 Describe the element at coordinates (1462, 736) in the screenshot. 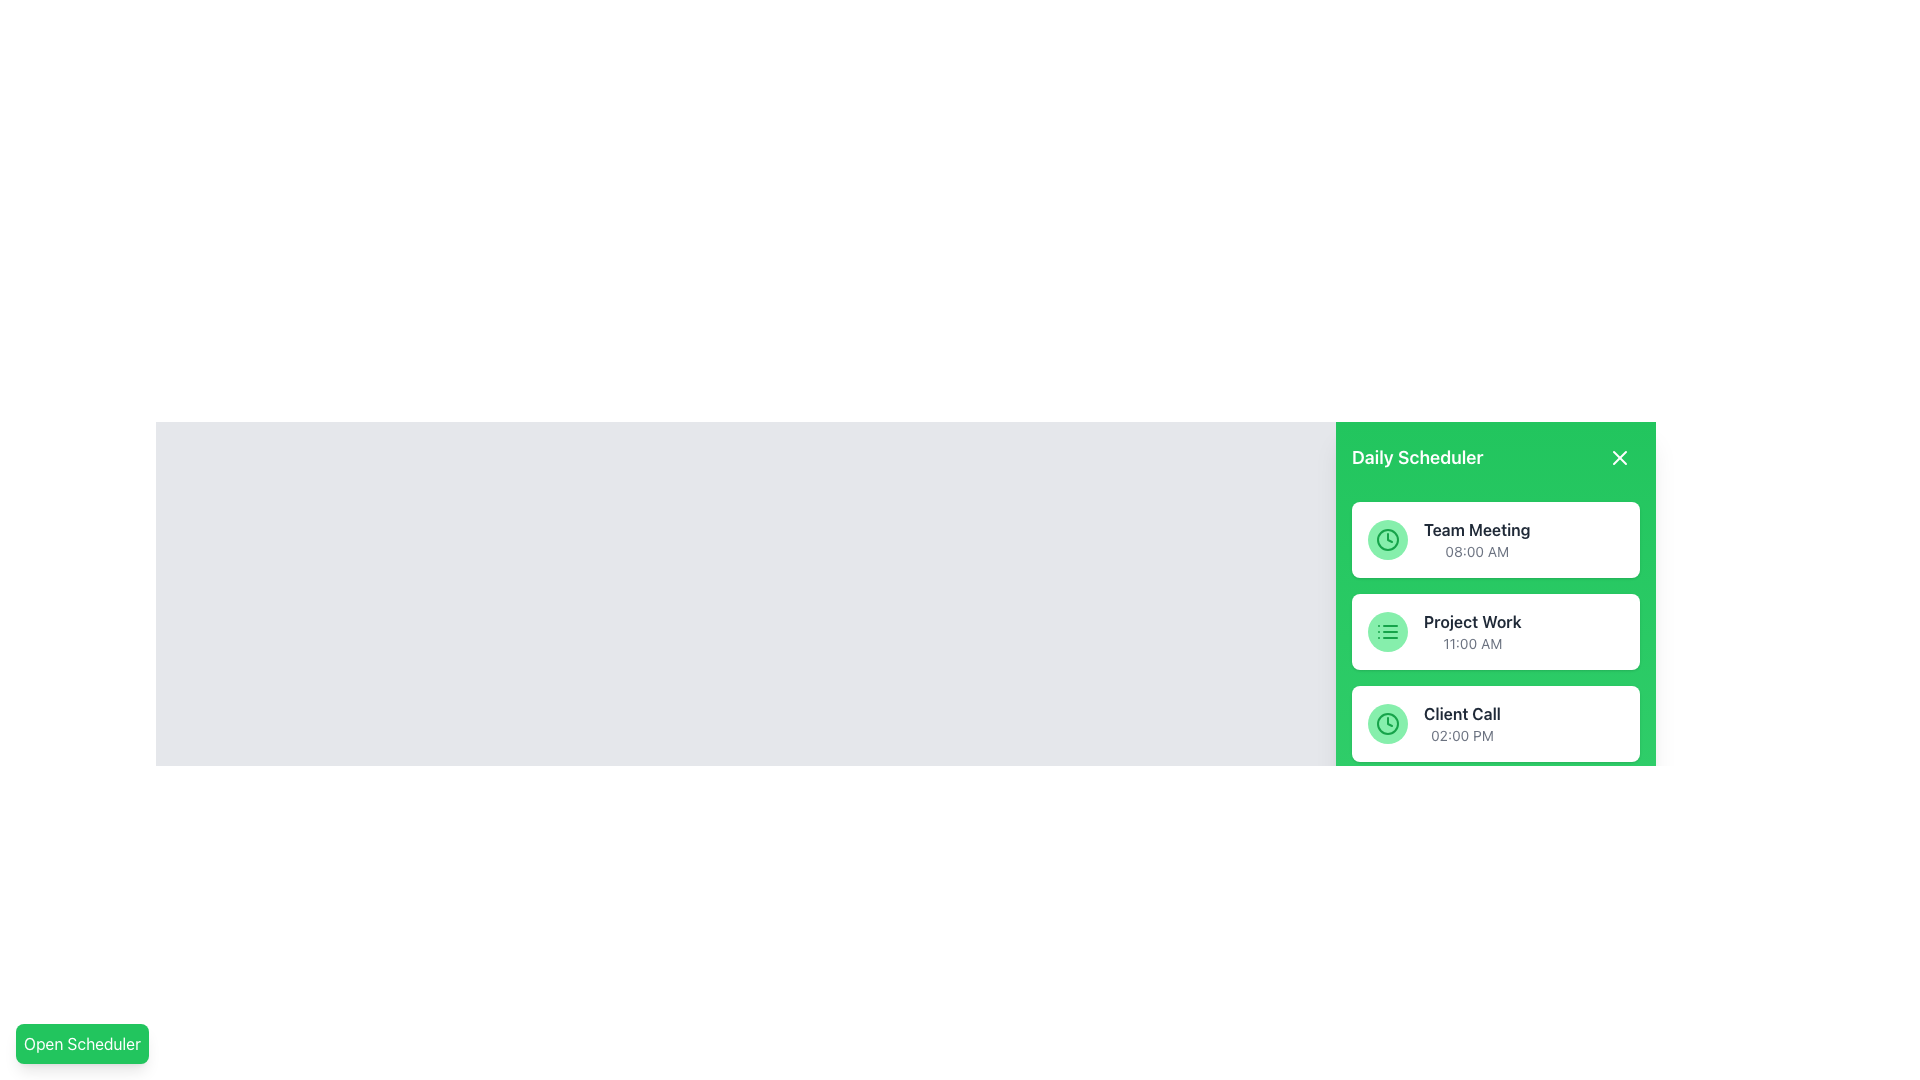

I see `the gray text label displaying the time value '02:00 PM' aligned to the right within the 'Client Call' list item` at that location.